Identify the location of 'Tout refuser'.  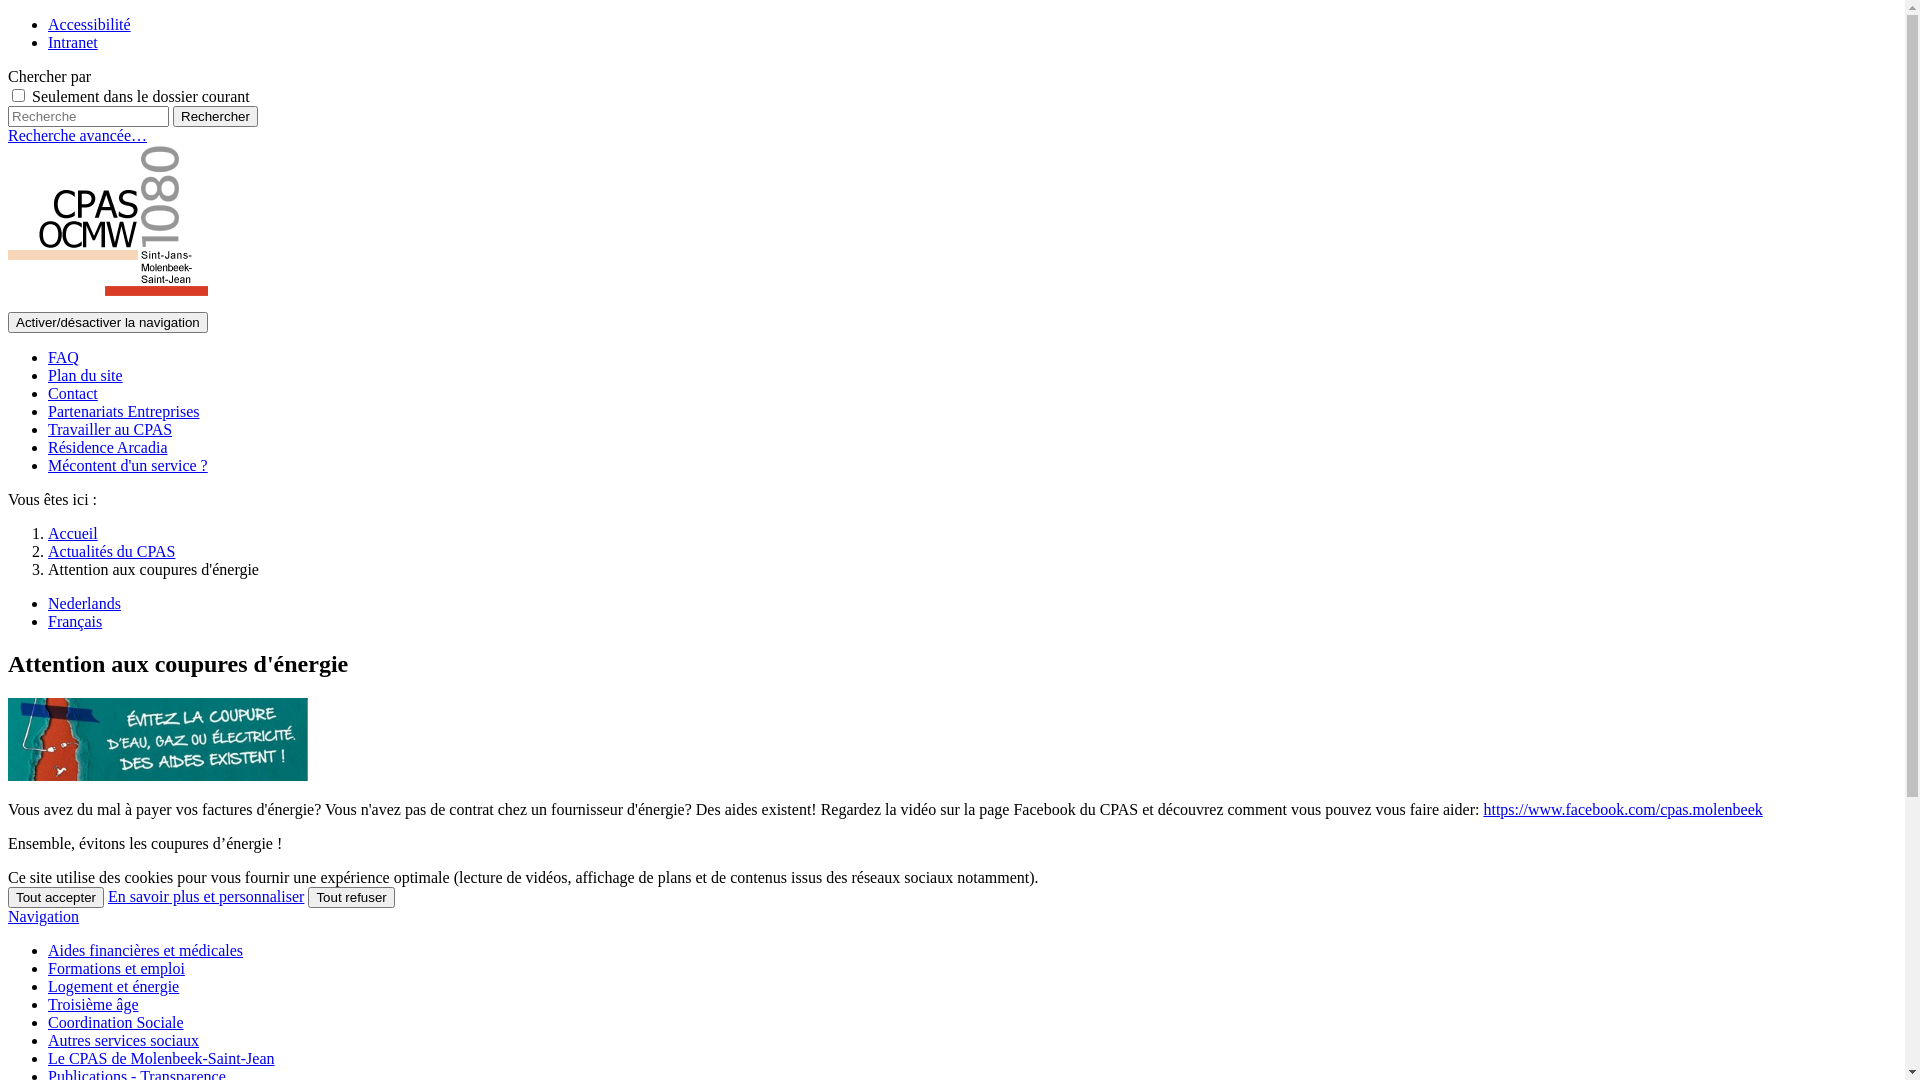
(306, 896).